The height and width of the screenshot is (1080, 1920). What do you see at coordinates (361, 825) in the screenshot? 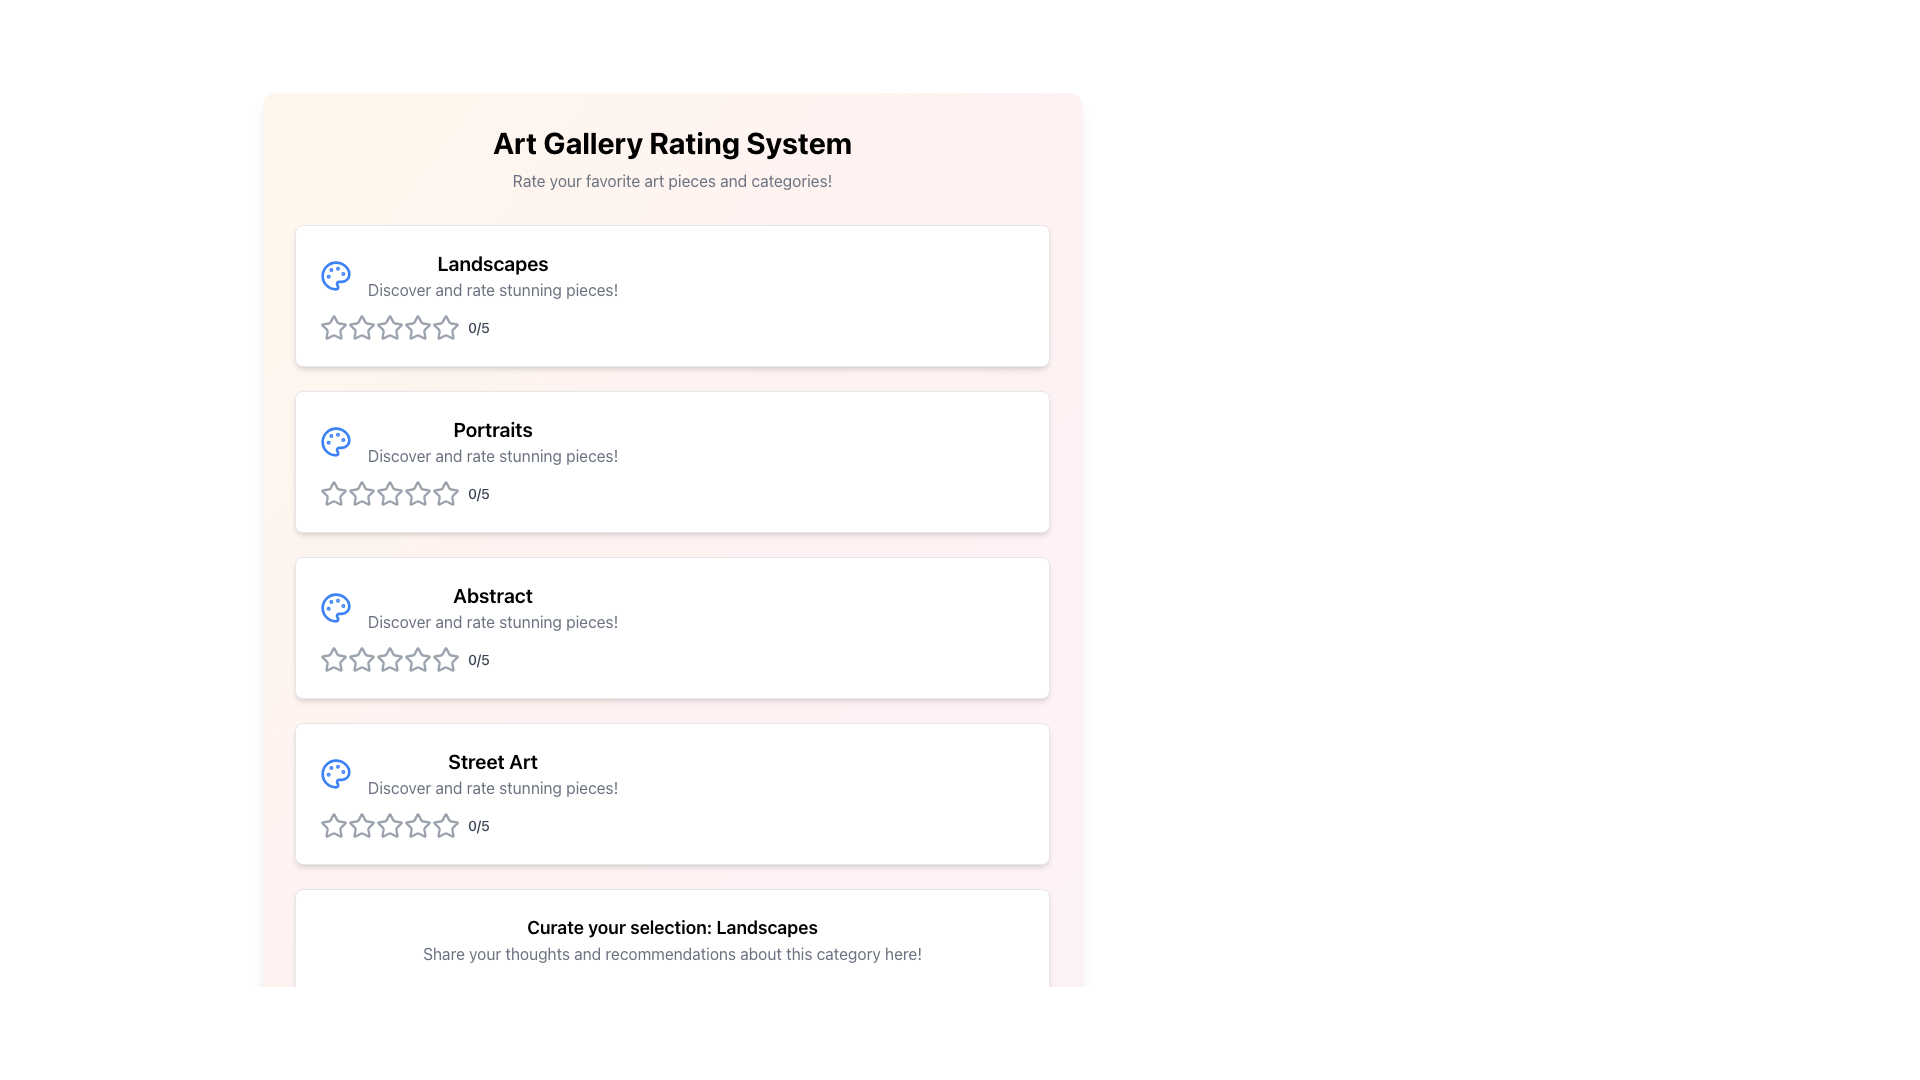
I see `the first star in the row of five rating stars in the 'Street Art' section` at bounding box center [361, 825].